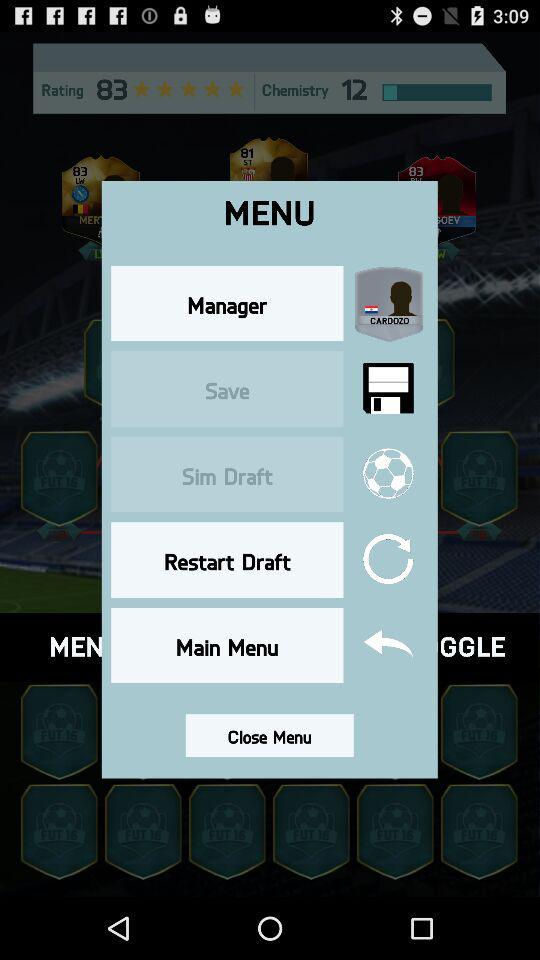  What do you see at coordinates (269, 615) in the screenshot?
I see `the date_range icon` at bounding box center [269, 615].